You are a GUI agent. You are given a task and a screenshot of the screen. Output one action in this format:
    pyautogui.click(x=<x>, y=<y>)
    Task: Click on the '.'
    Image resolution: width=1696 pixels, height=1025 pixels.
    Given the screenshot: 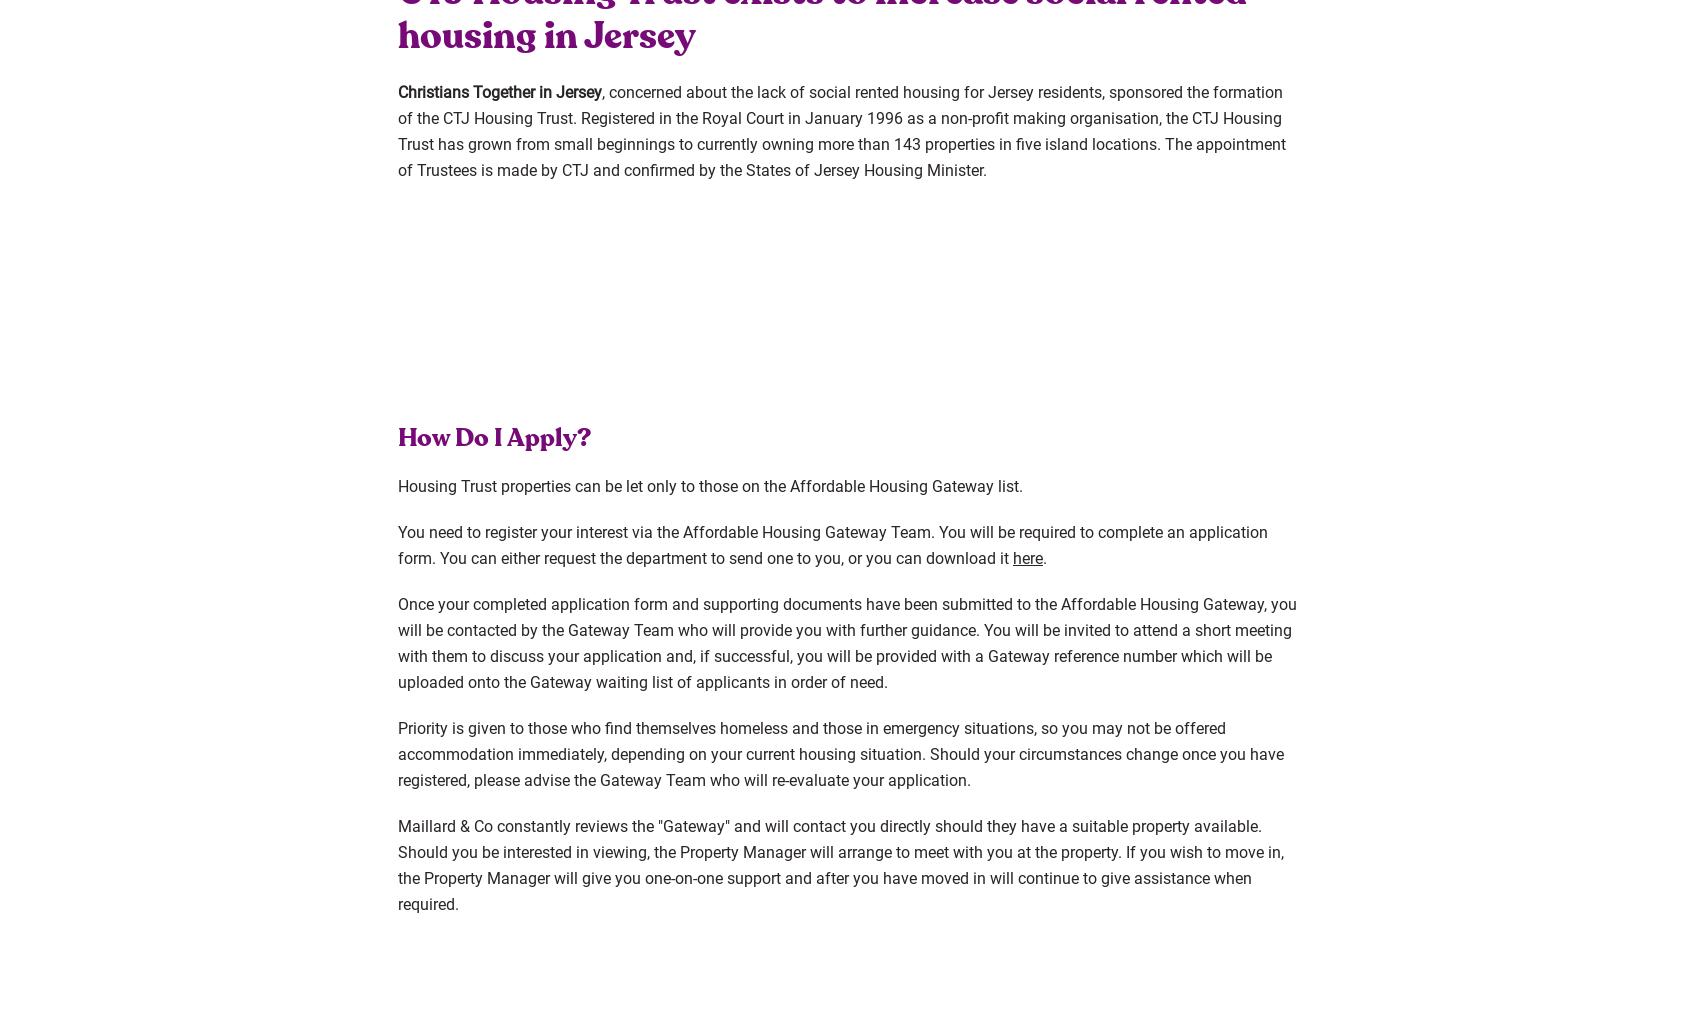 What is the action you would take?
    pyautogui.click(x=1043, y=556)
    